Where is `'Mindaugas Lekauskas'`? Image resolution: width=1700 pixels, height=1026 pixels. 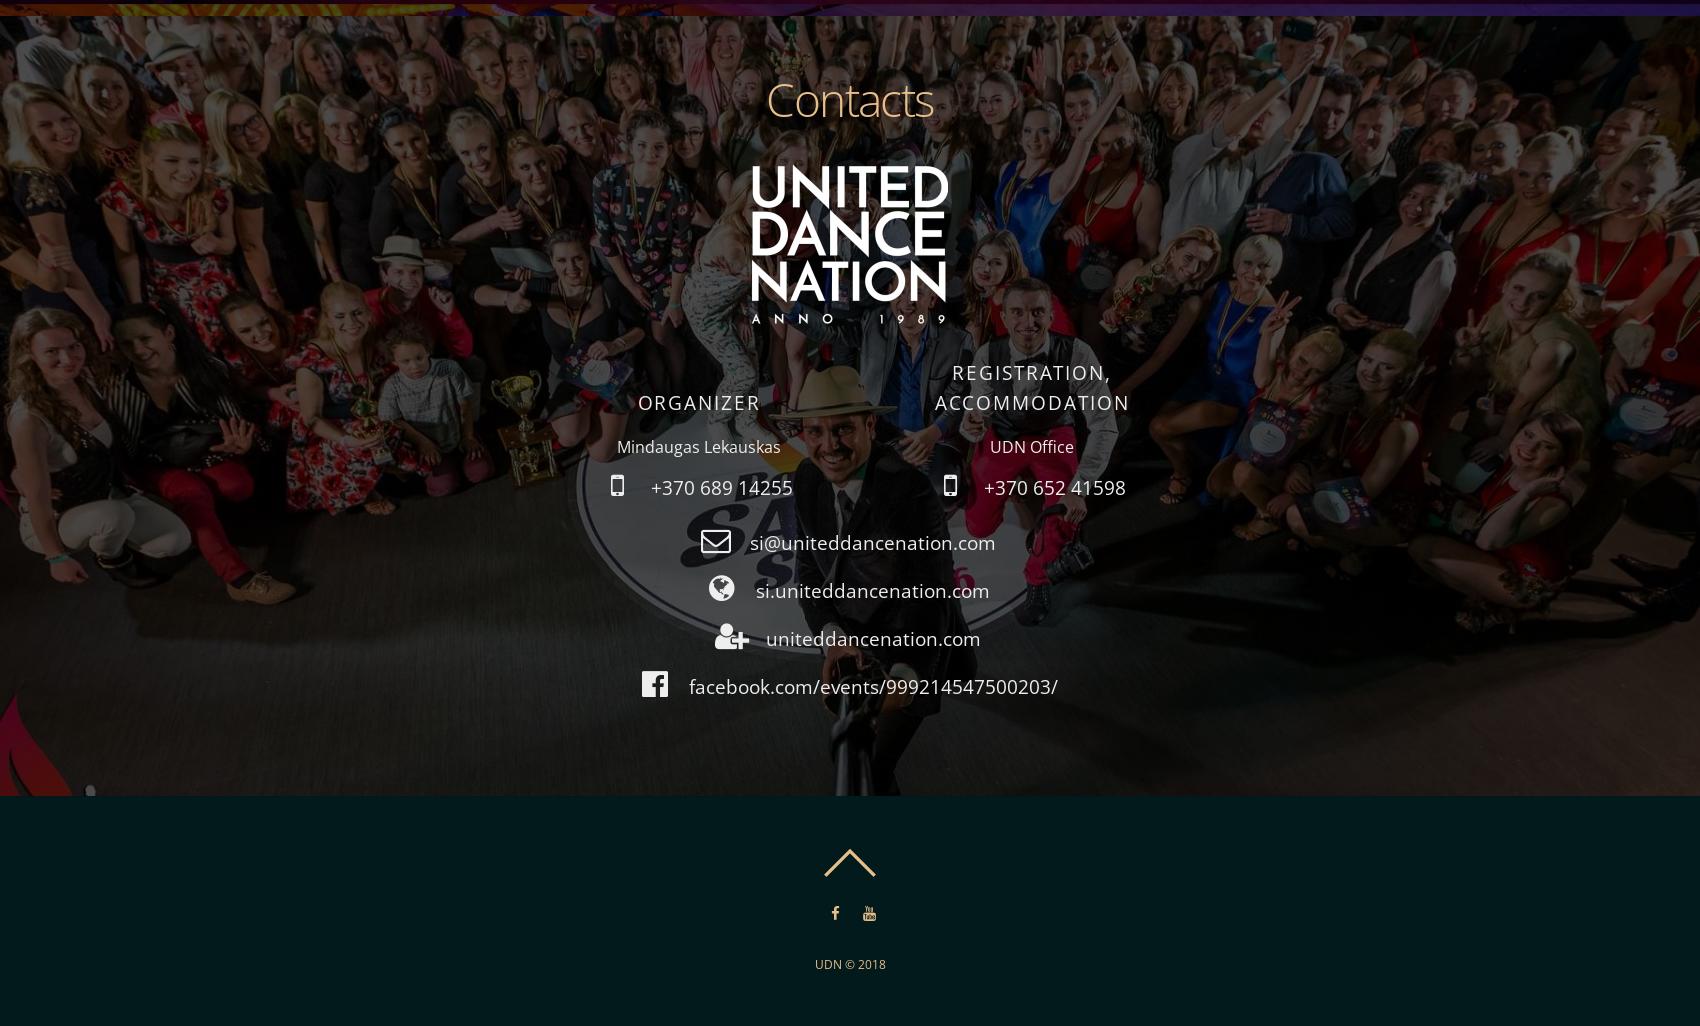
'Mindaugas Lekauskas' is located at coordinates (615, 446).